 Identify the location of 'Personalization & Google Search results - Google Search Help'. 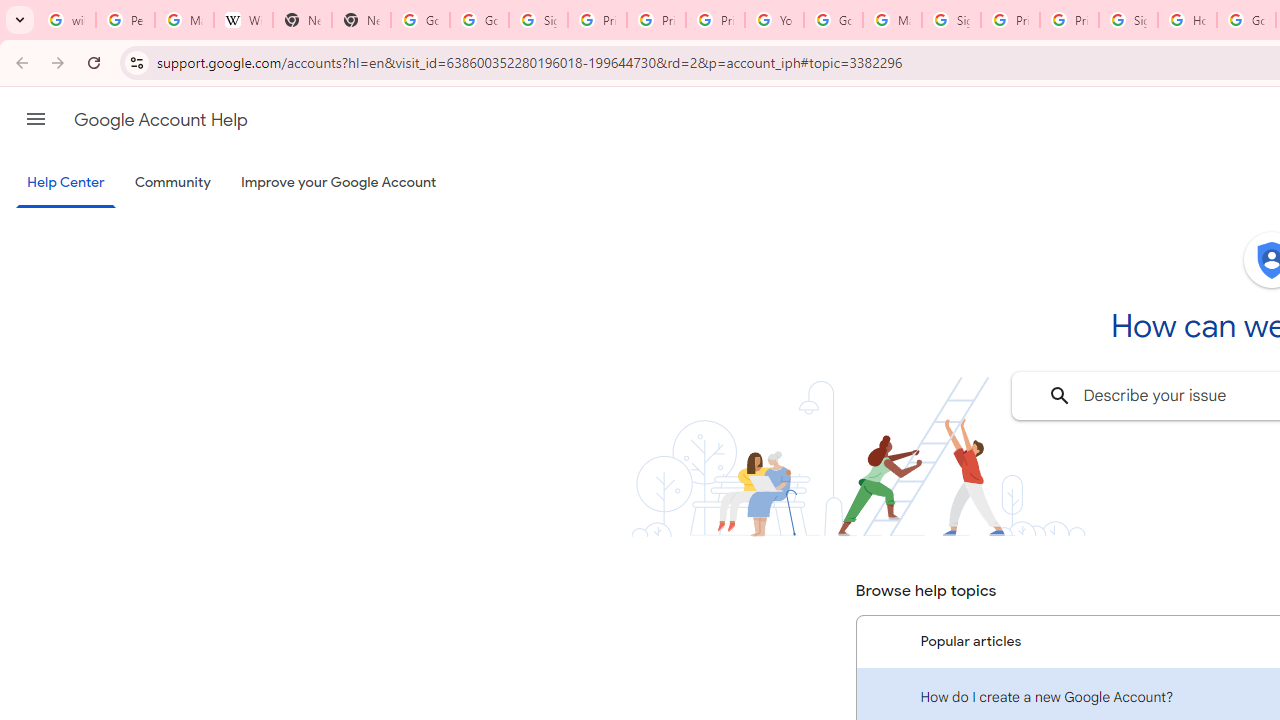
(124, 20).